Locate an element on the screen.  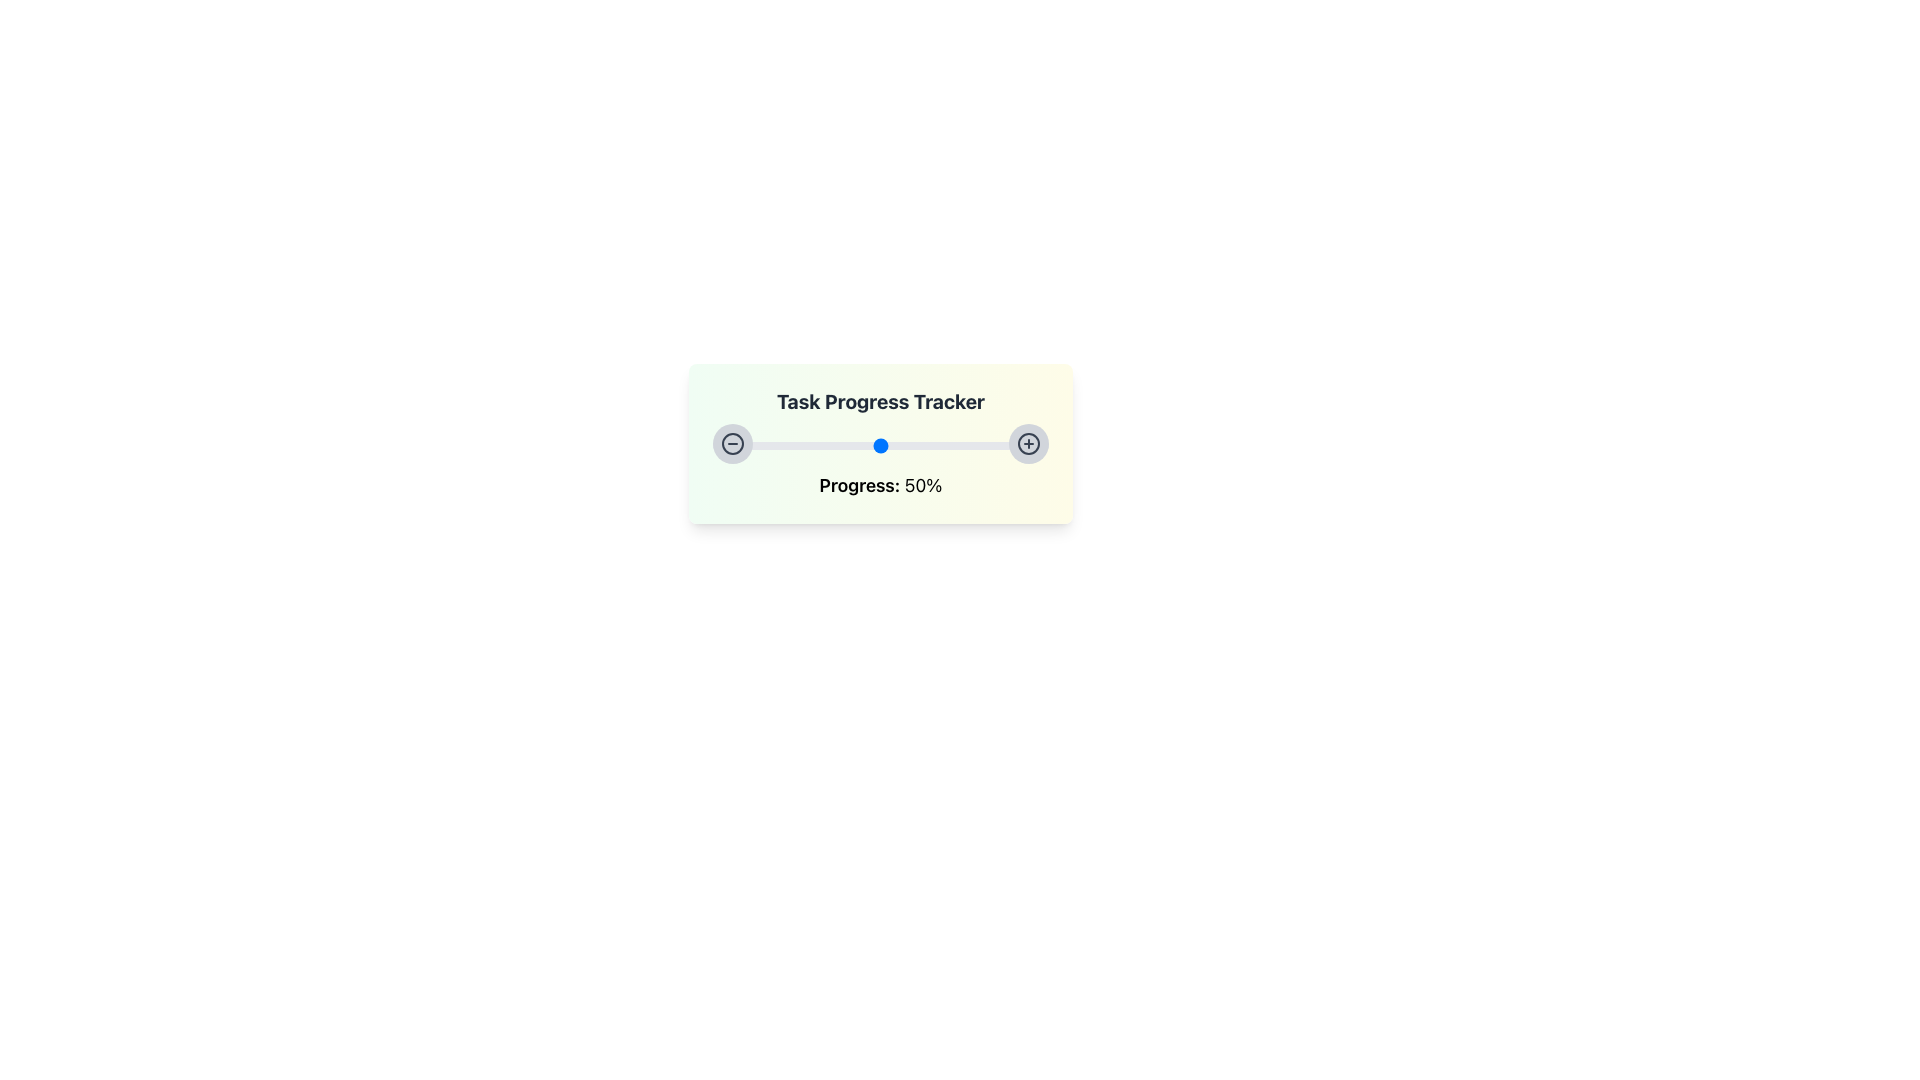
the slider is located at coordinates (890, 445).